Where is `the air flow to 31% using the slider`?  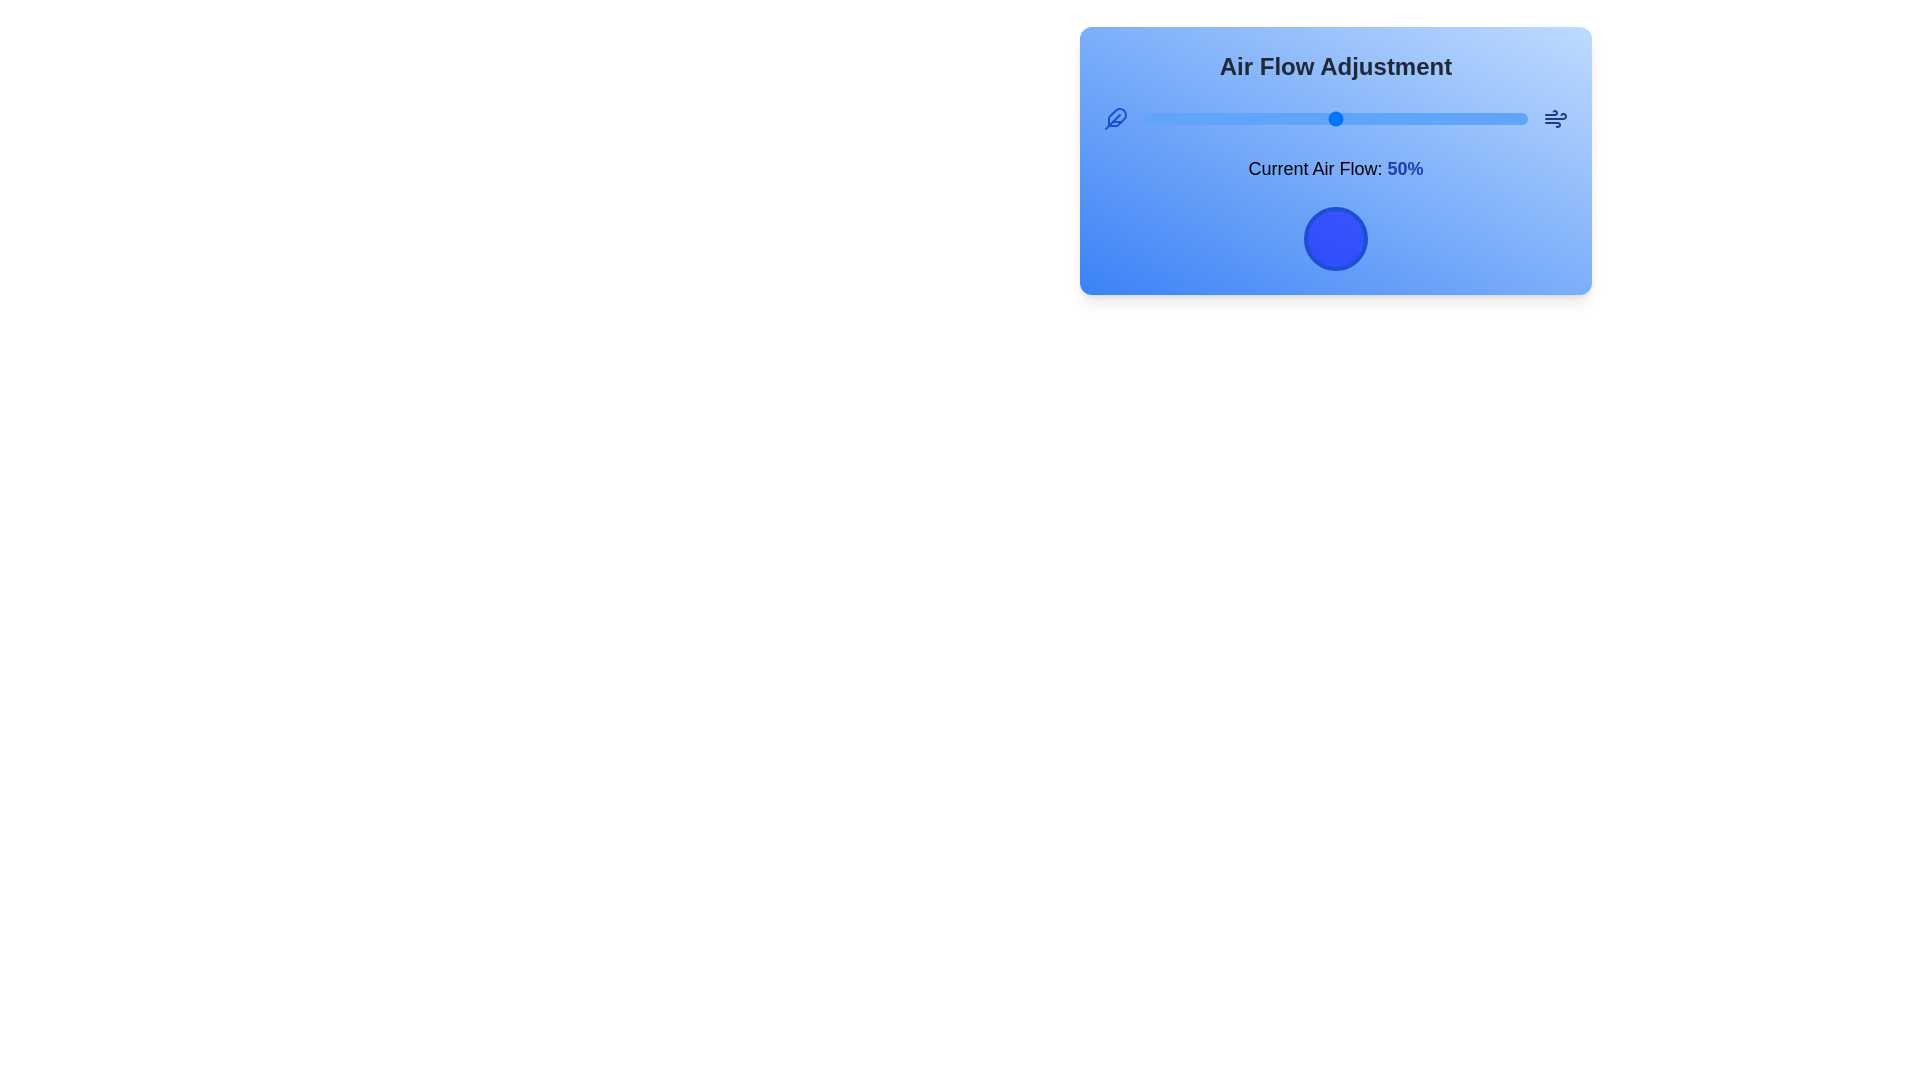
the air flow to 31% using the slider is located at coordinates (1261, 119).